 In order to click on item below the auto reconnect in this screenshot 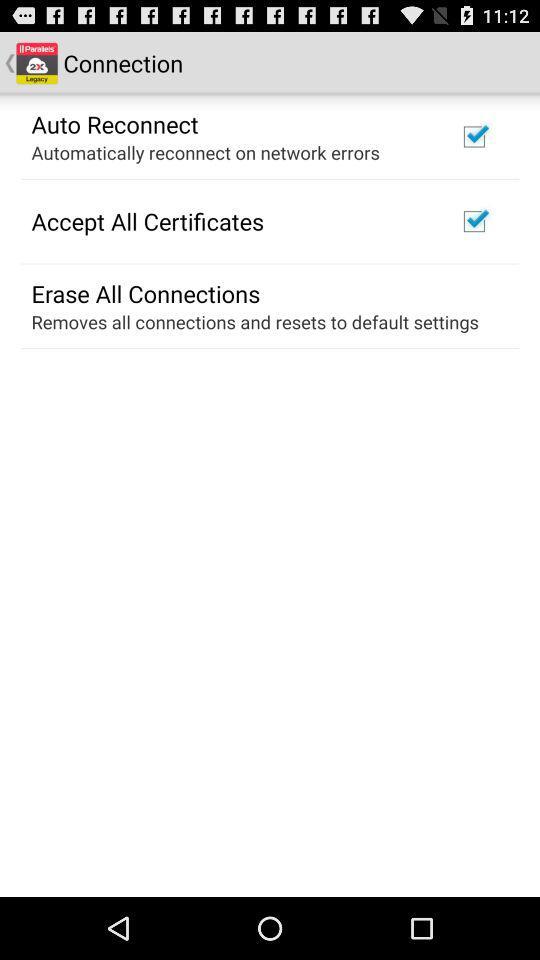, I will do `click(204, 151)`.